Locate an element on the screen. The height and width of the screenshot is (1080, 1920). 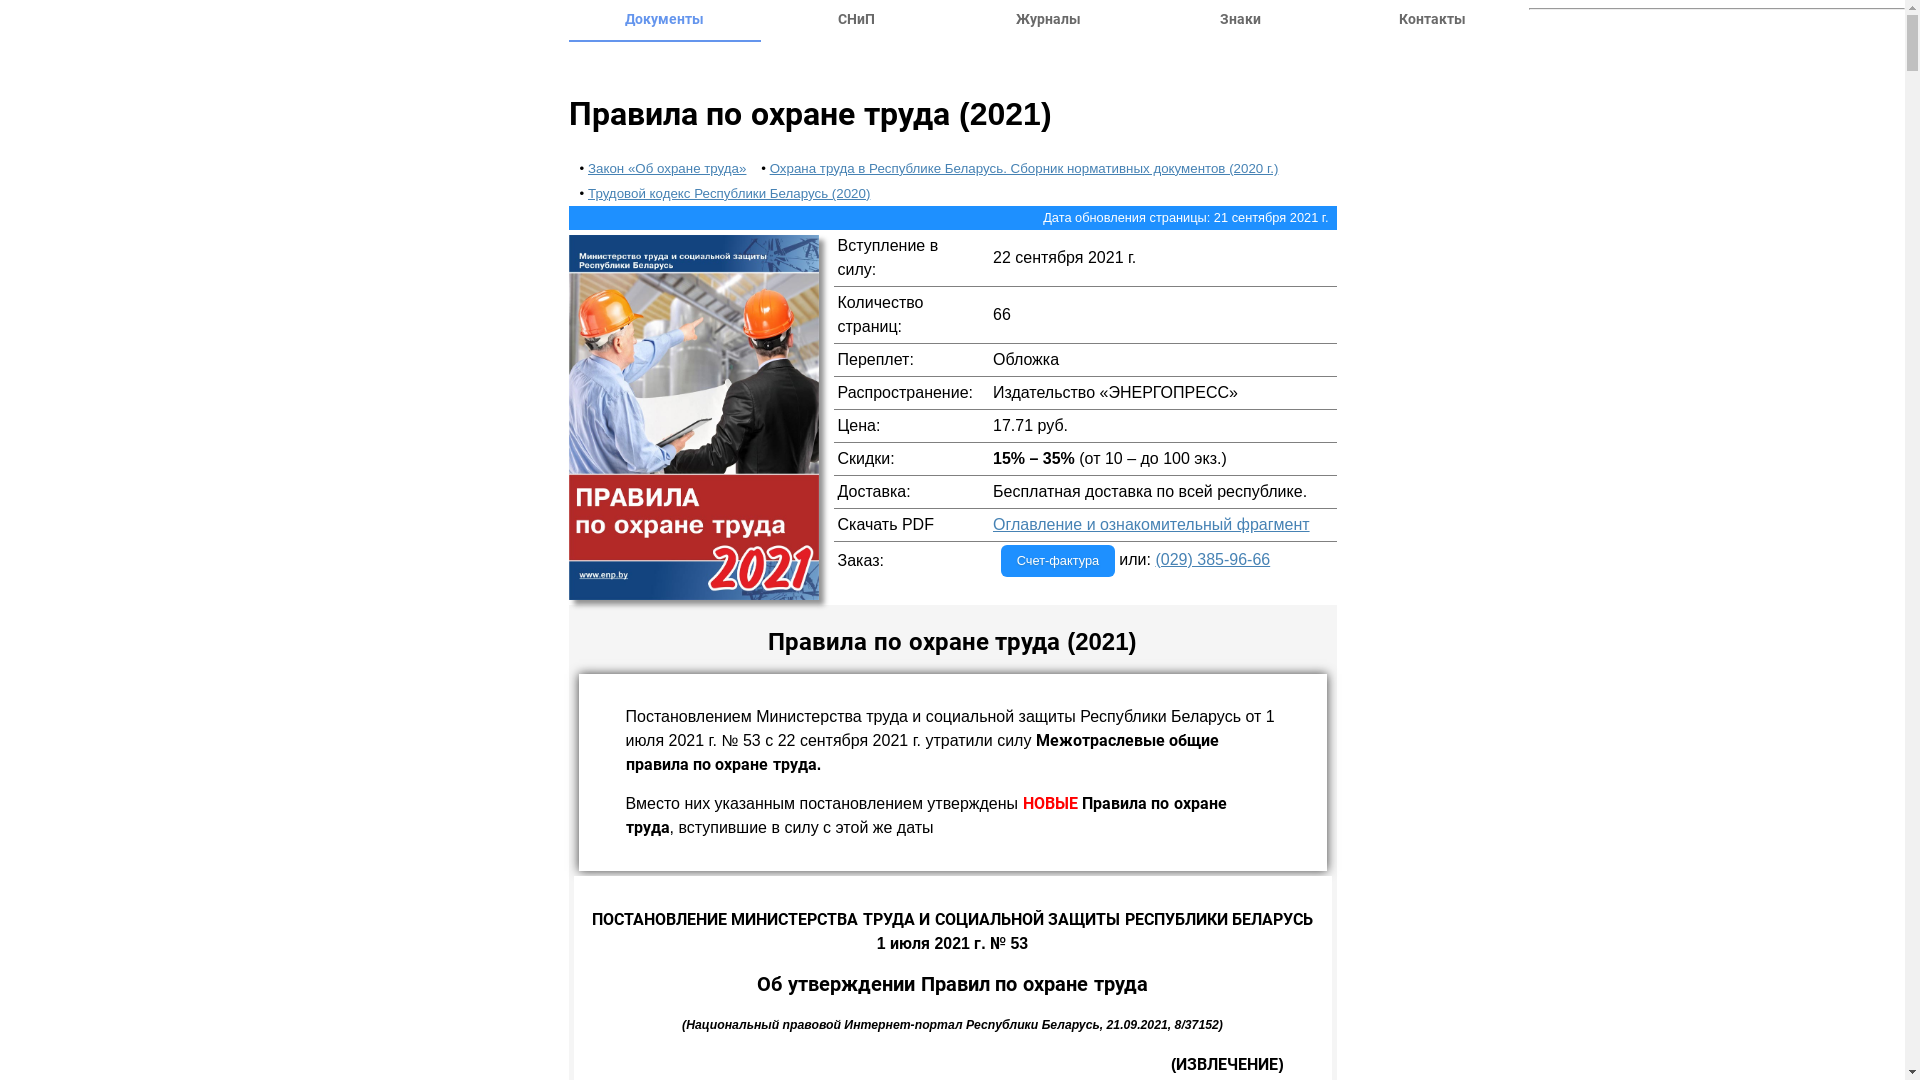
'(029) 385-96-66' is located at coordinates (1211, 559).